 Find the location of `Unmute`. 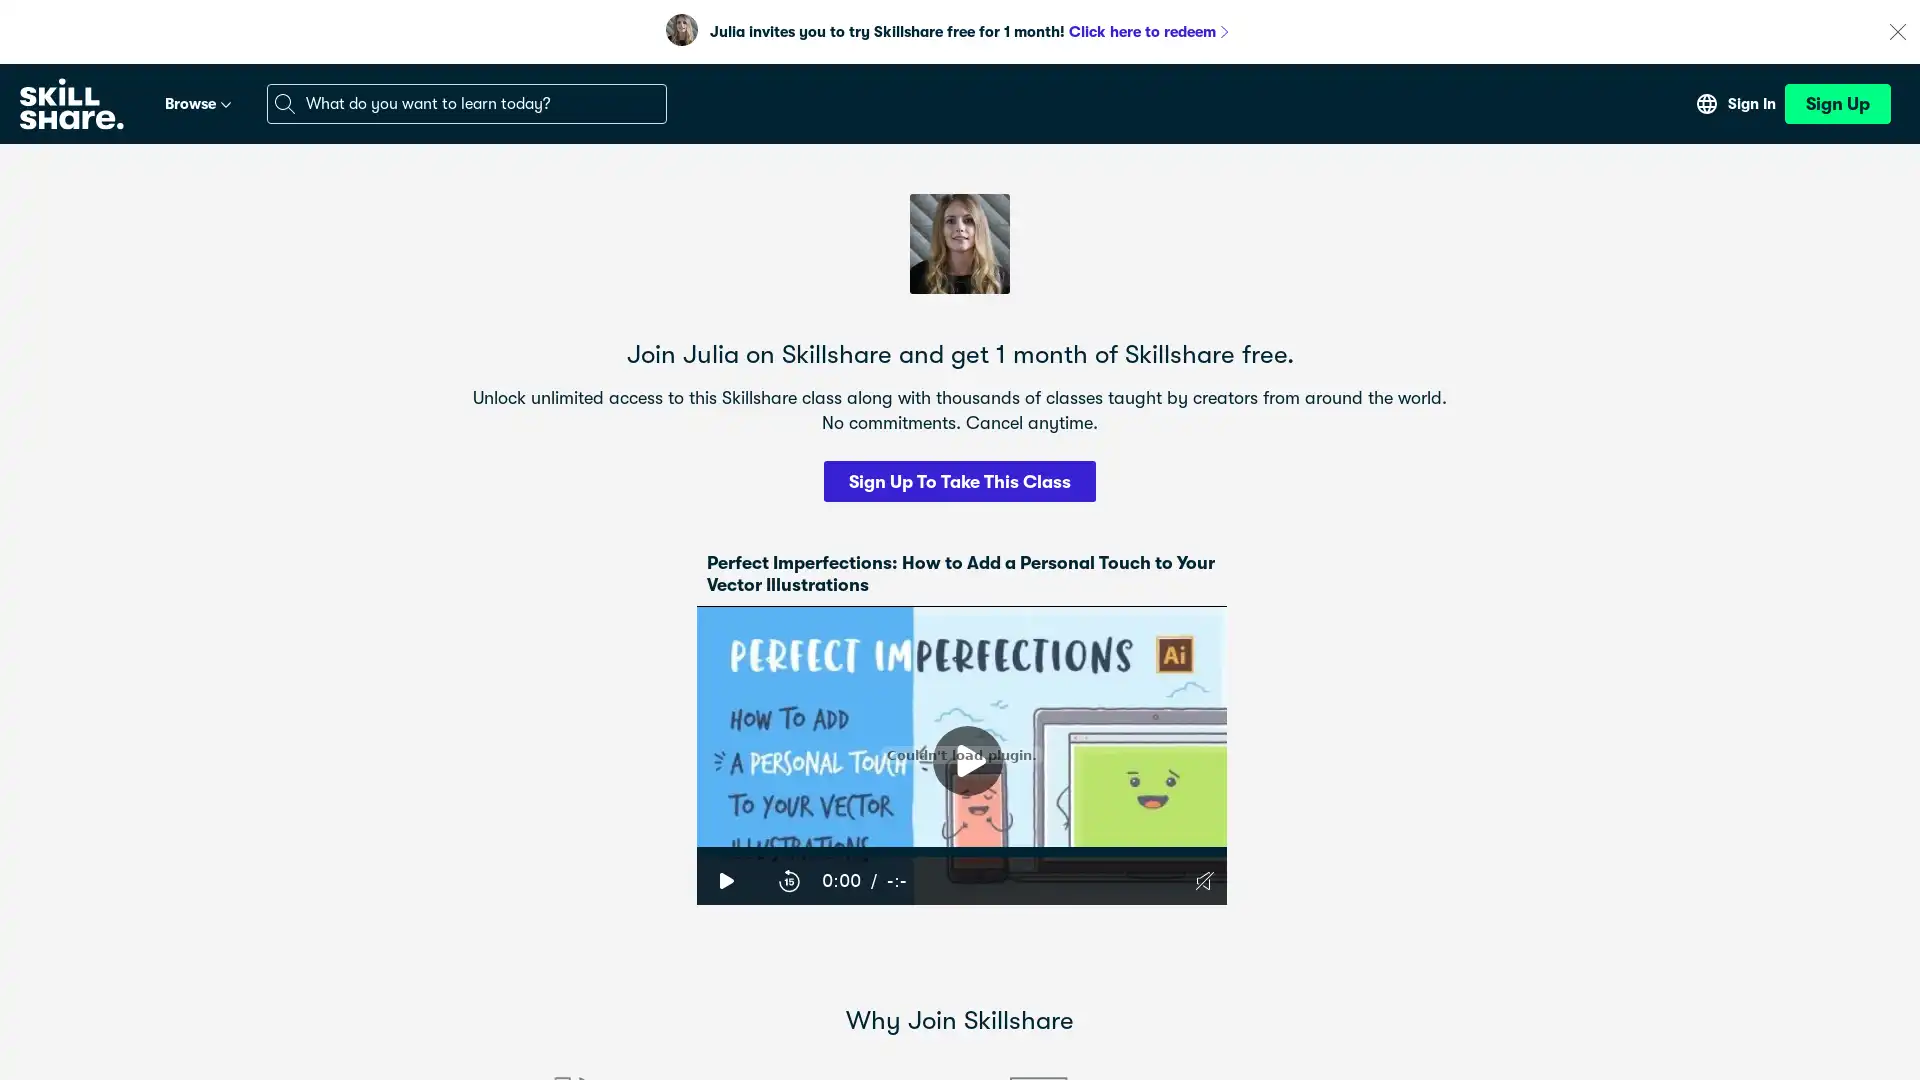

Unmute is located at coordinates (1203, 878).